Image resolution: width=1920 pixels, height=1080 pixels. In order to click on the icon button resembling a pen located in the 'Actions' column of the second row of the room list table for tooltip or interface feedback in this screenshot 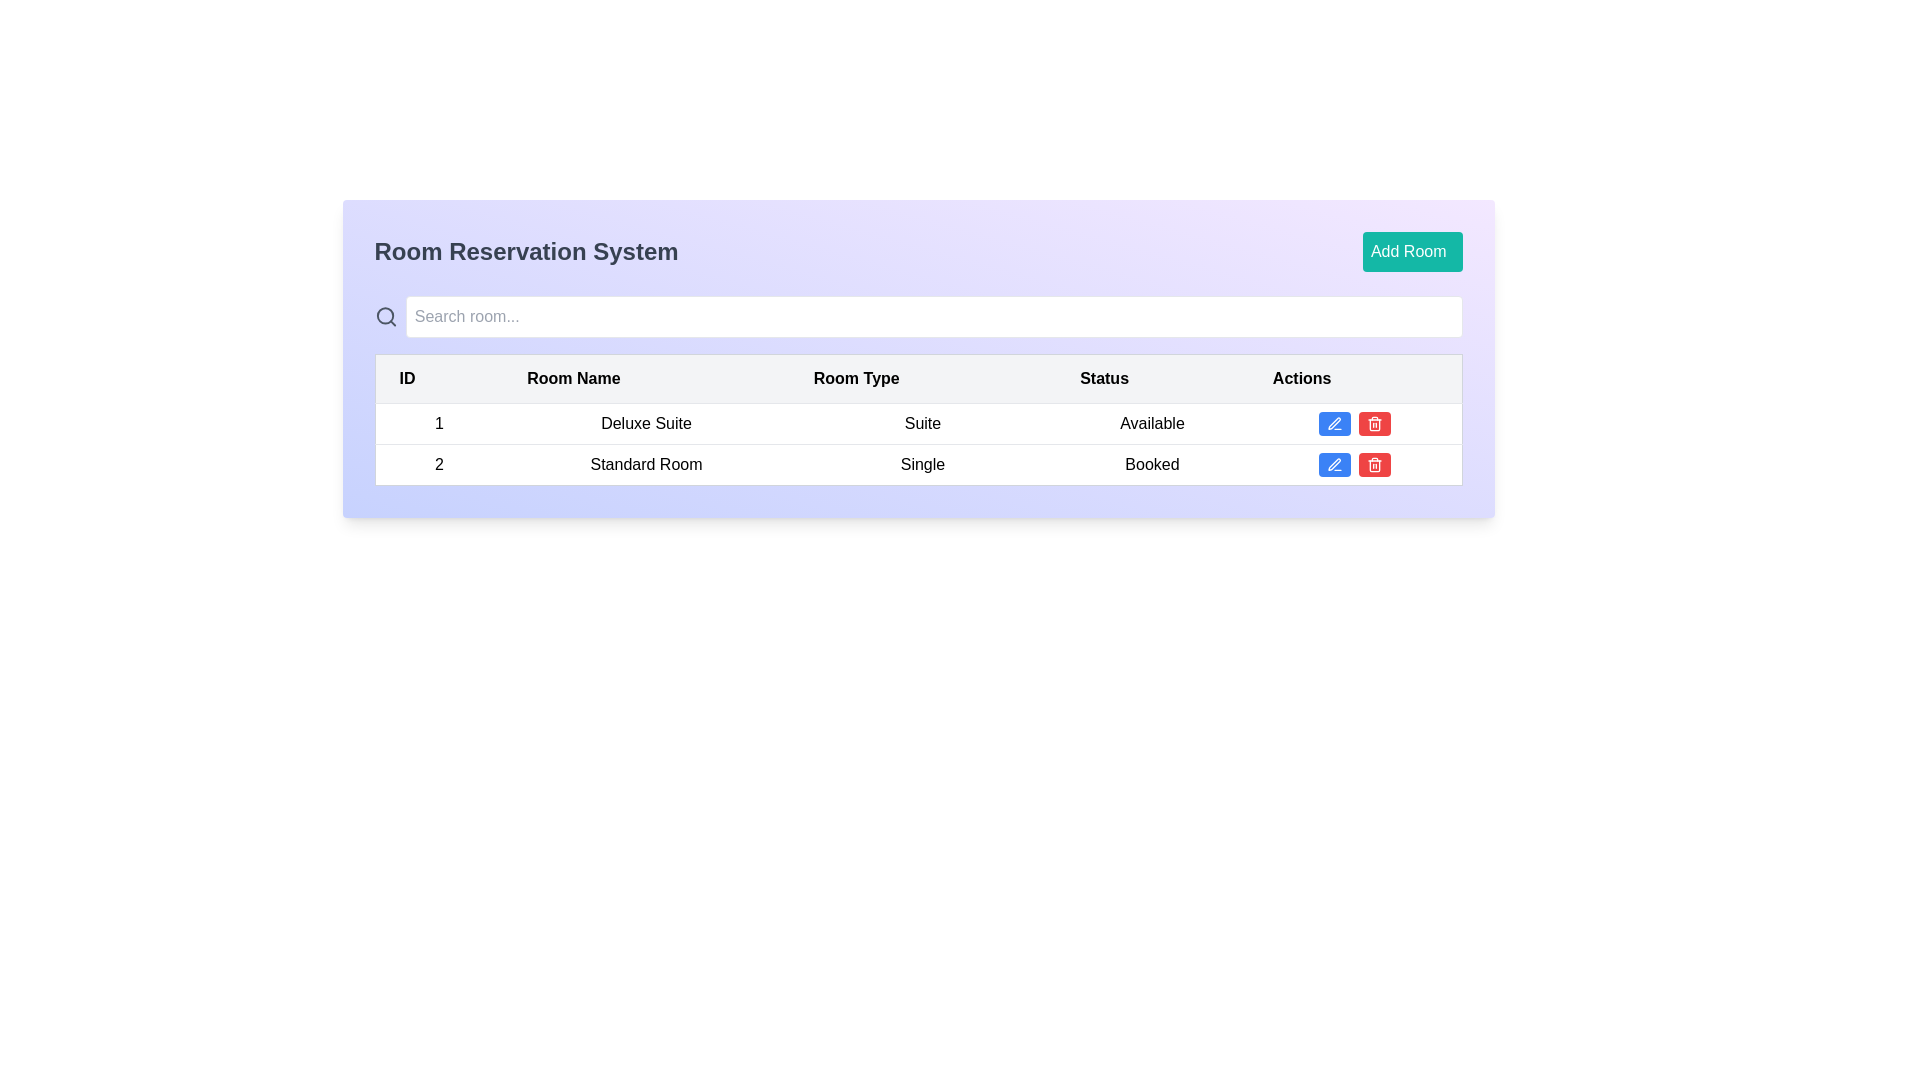, I will do `click(1335, 423)`.